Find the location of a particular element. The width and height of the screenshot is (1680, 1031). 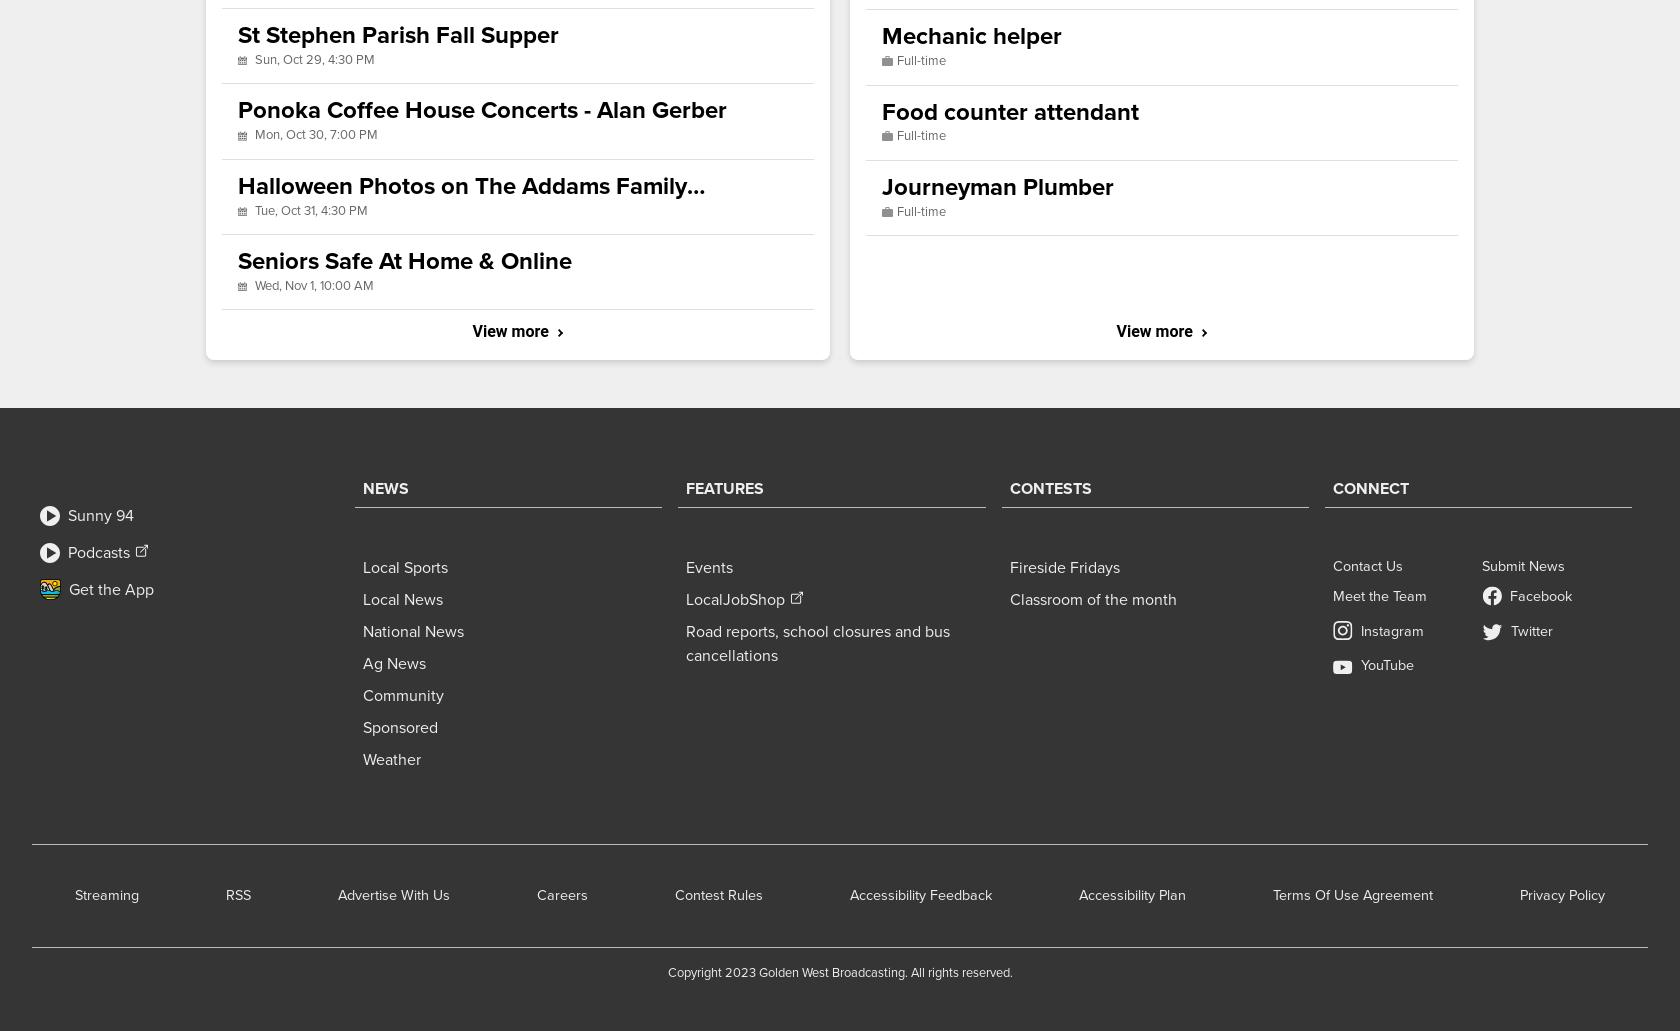

'Events' is located at coordinates (709, 566).